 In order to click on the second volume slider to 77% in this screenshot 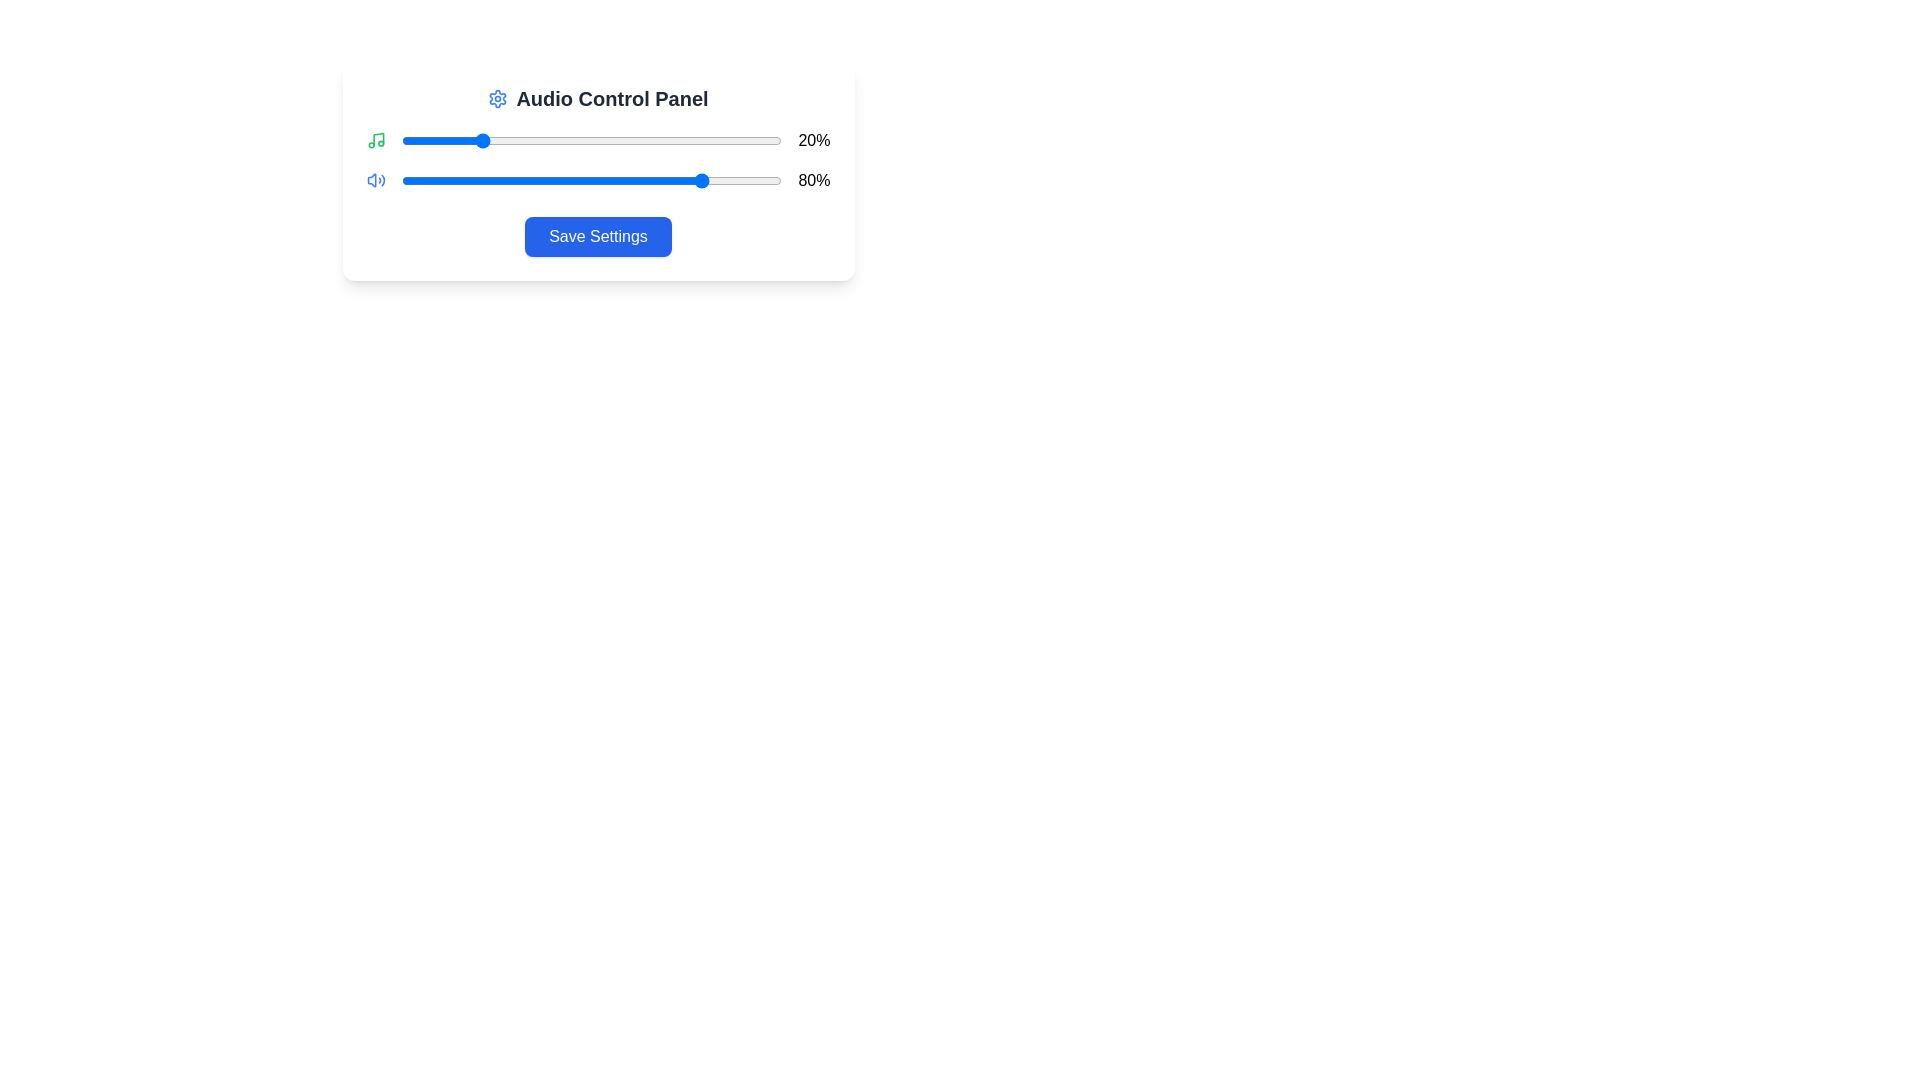, I will do `click(695, 181)`.